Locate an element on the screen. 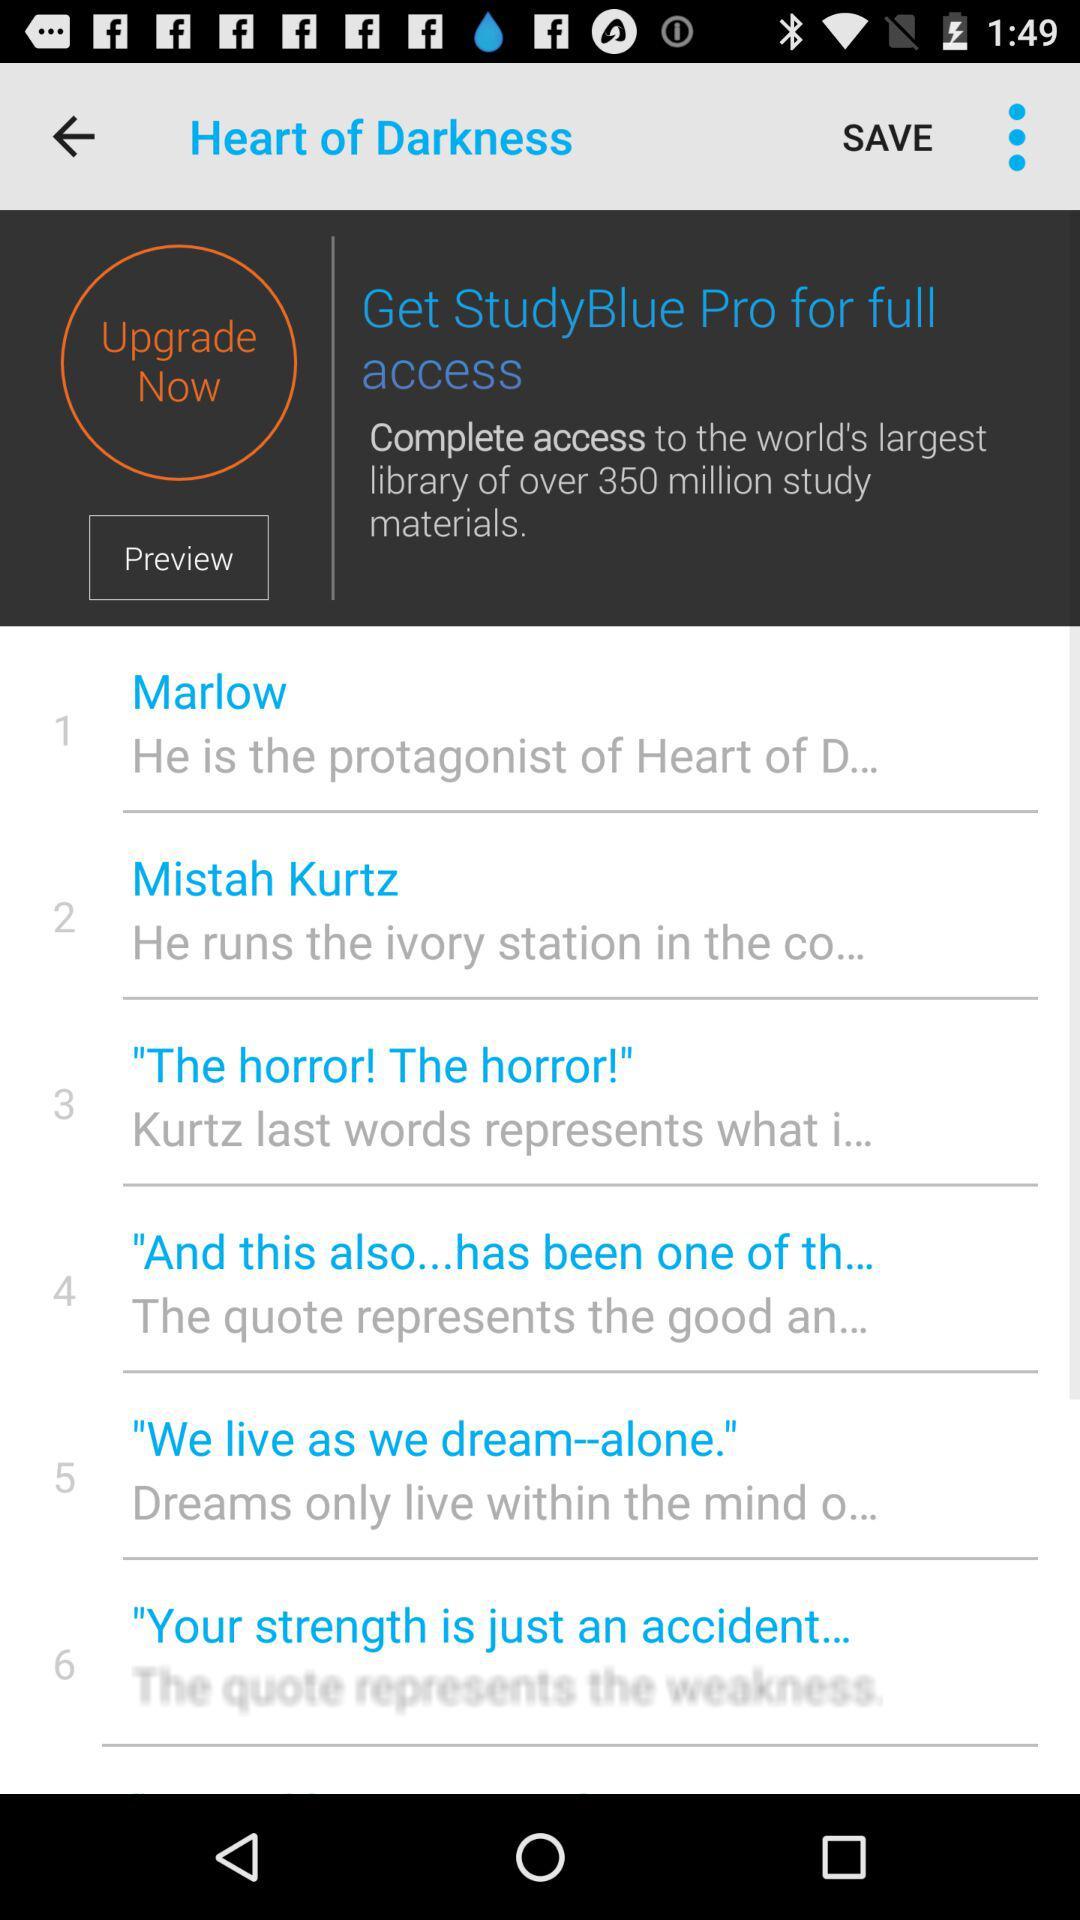 Image resolution: width=1080 pixels, height=1920 pixels. the 6 icon is located at coordinates (63, 1662).